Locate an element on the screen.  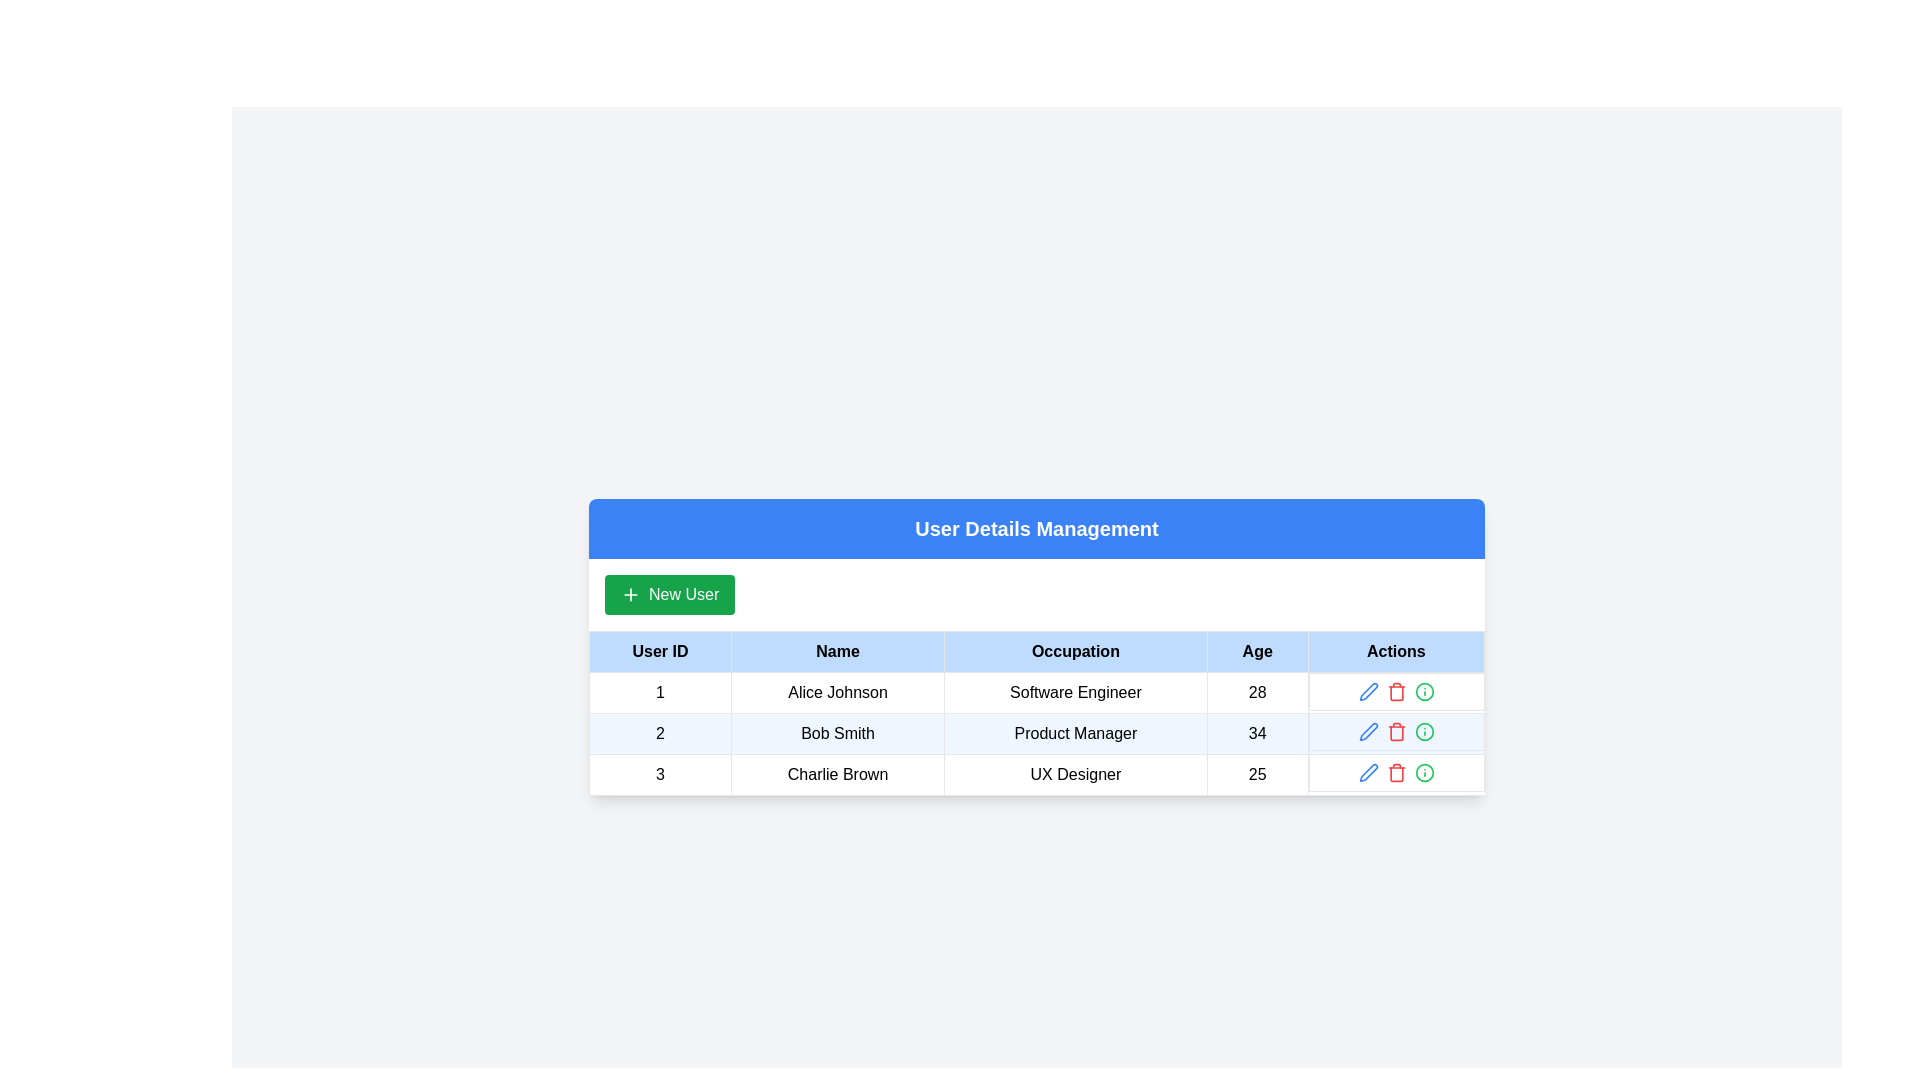
the delete button located in the 'Actions' column of the last row of the table to initiate the deletion of the user record for Charlie Brown is located at coordinates (1395, 771).